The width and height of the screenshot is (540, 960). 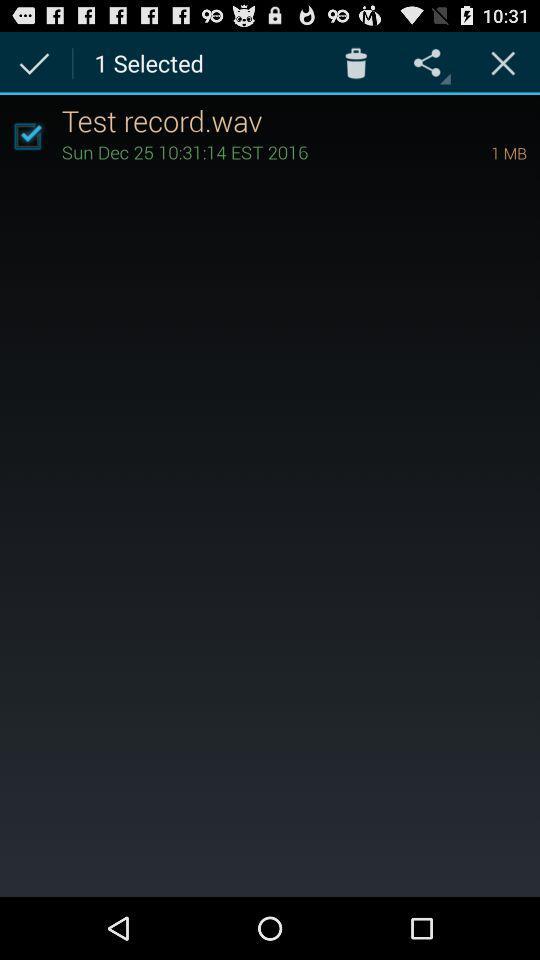 I want to click on the sun dec 25 icon, so click(x=248, y=150).